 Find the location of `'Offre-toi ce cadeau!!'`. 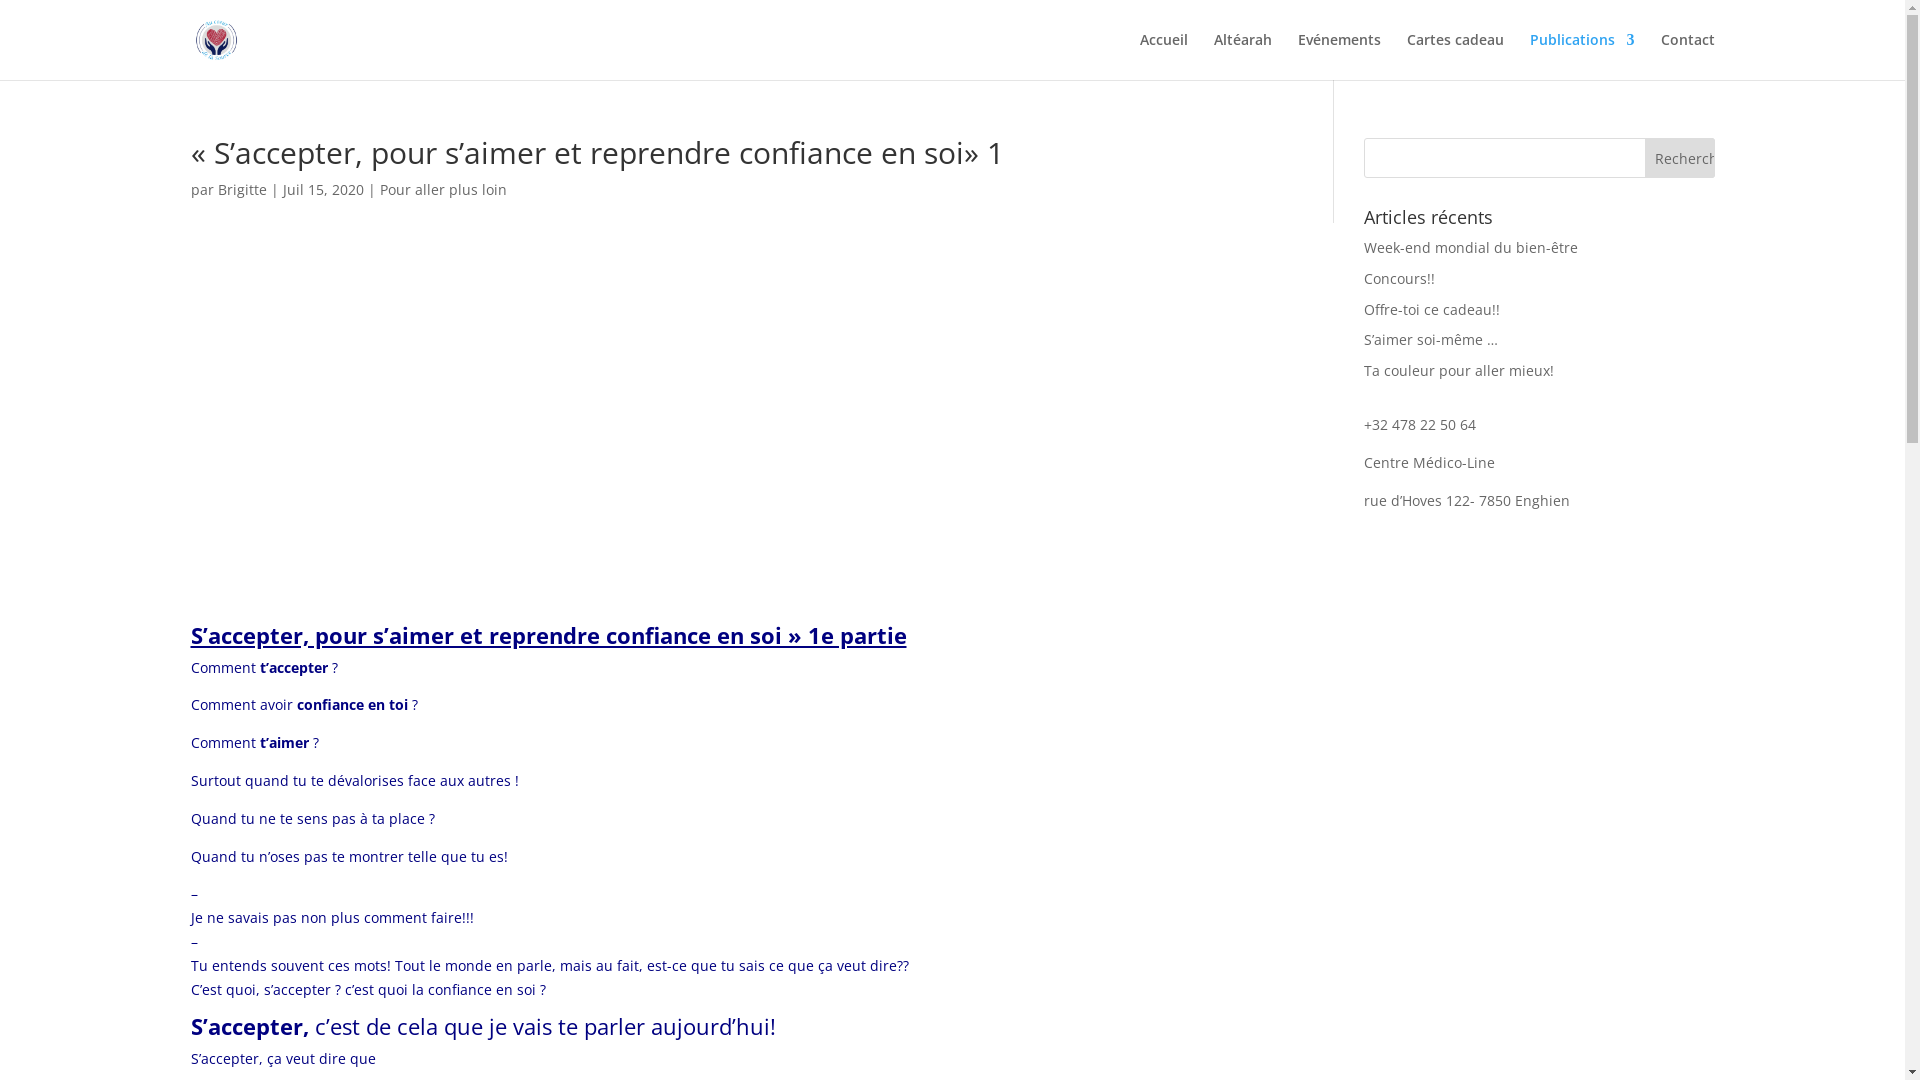

'Offre-toi ce cadeau!!' is located at coordinates (1430, 309).